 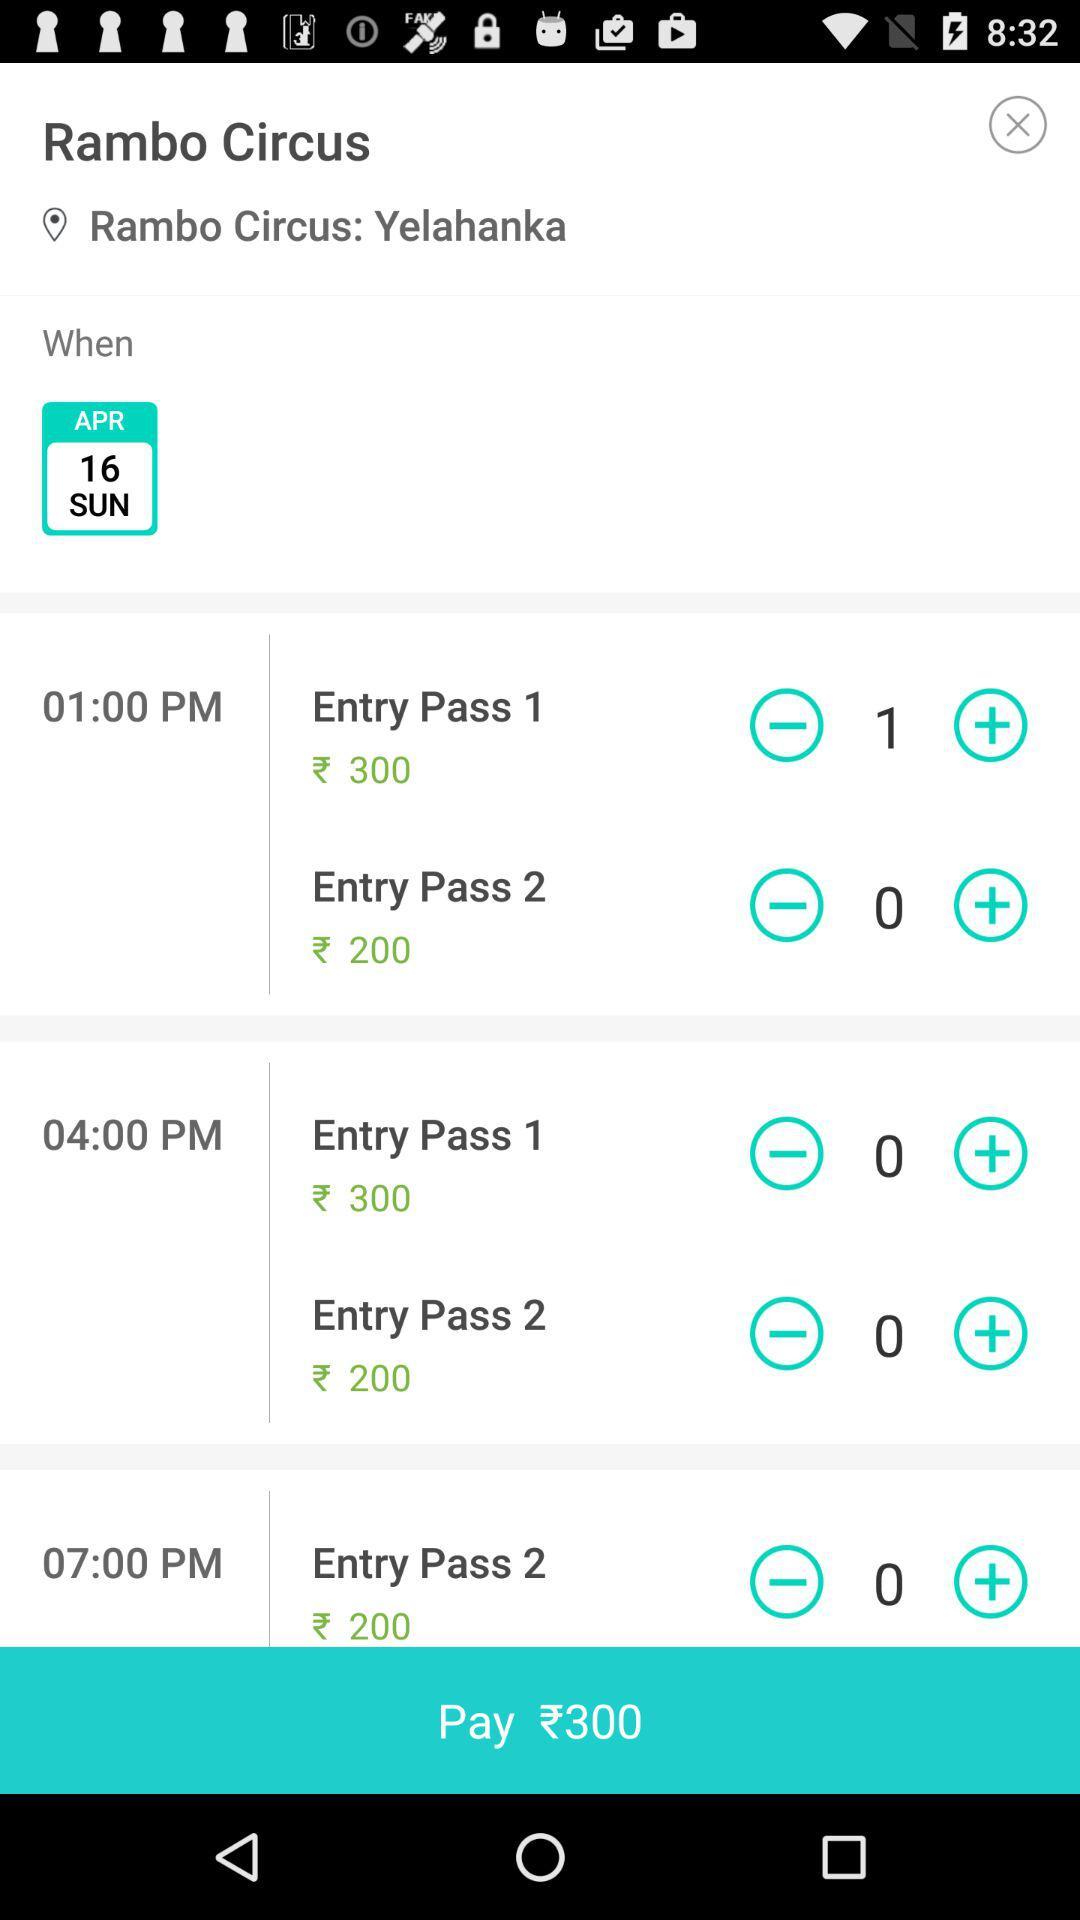 I want to click on an entry pass, so click(x=990, y=1333).